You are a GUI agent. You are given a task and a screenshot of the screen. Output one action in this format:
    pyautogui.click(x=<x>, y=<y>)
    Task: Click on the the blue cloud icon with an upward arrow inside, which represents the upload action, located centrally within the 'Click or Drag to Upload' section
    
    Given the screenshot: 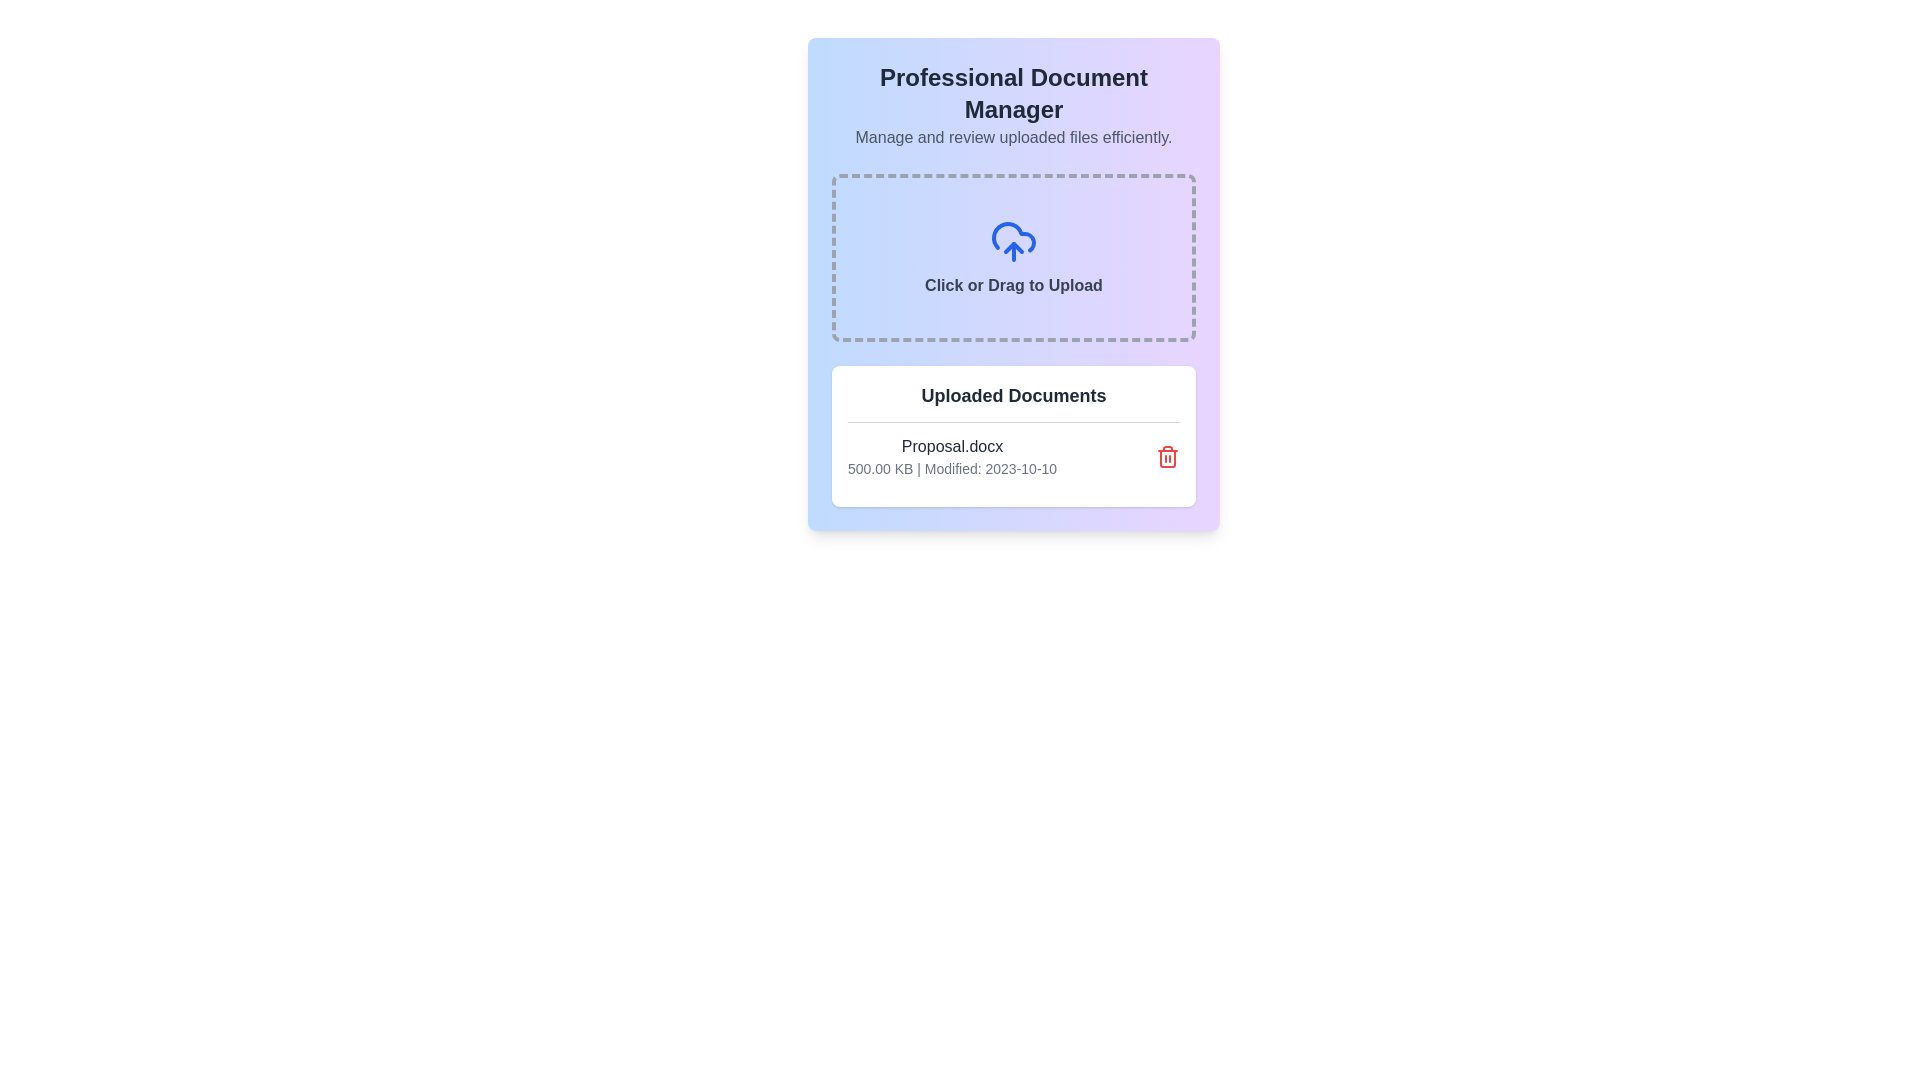 What is the action you would take?
    pyautogui.click(x=1013, y=241)
    